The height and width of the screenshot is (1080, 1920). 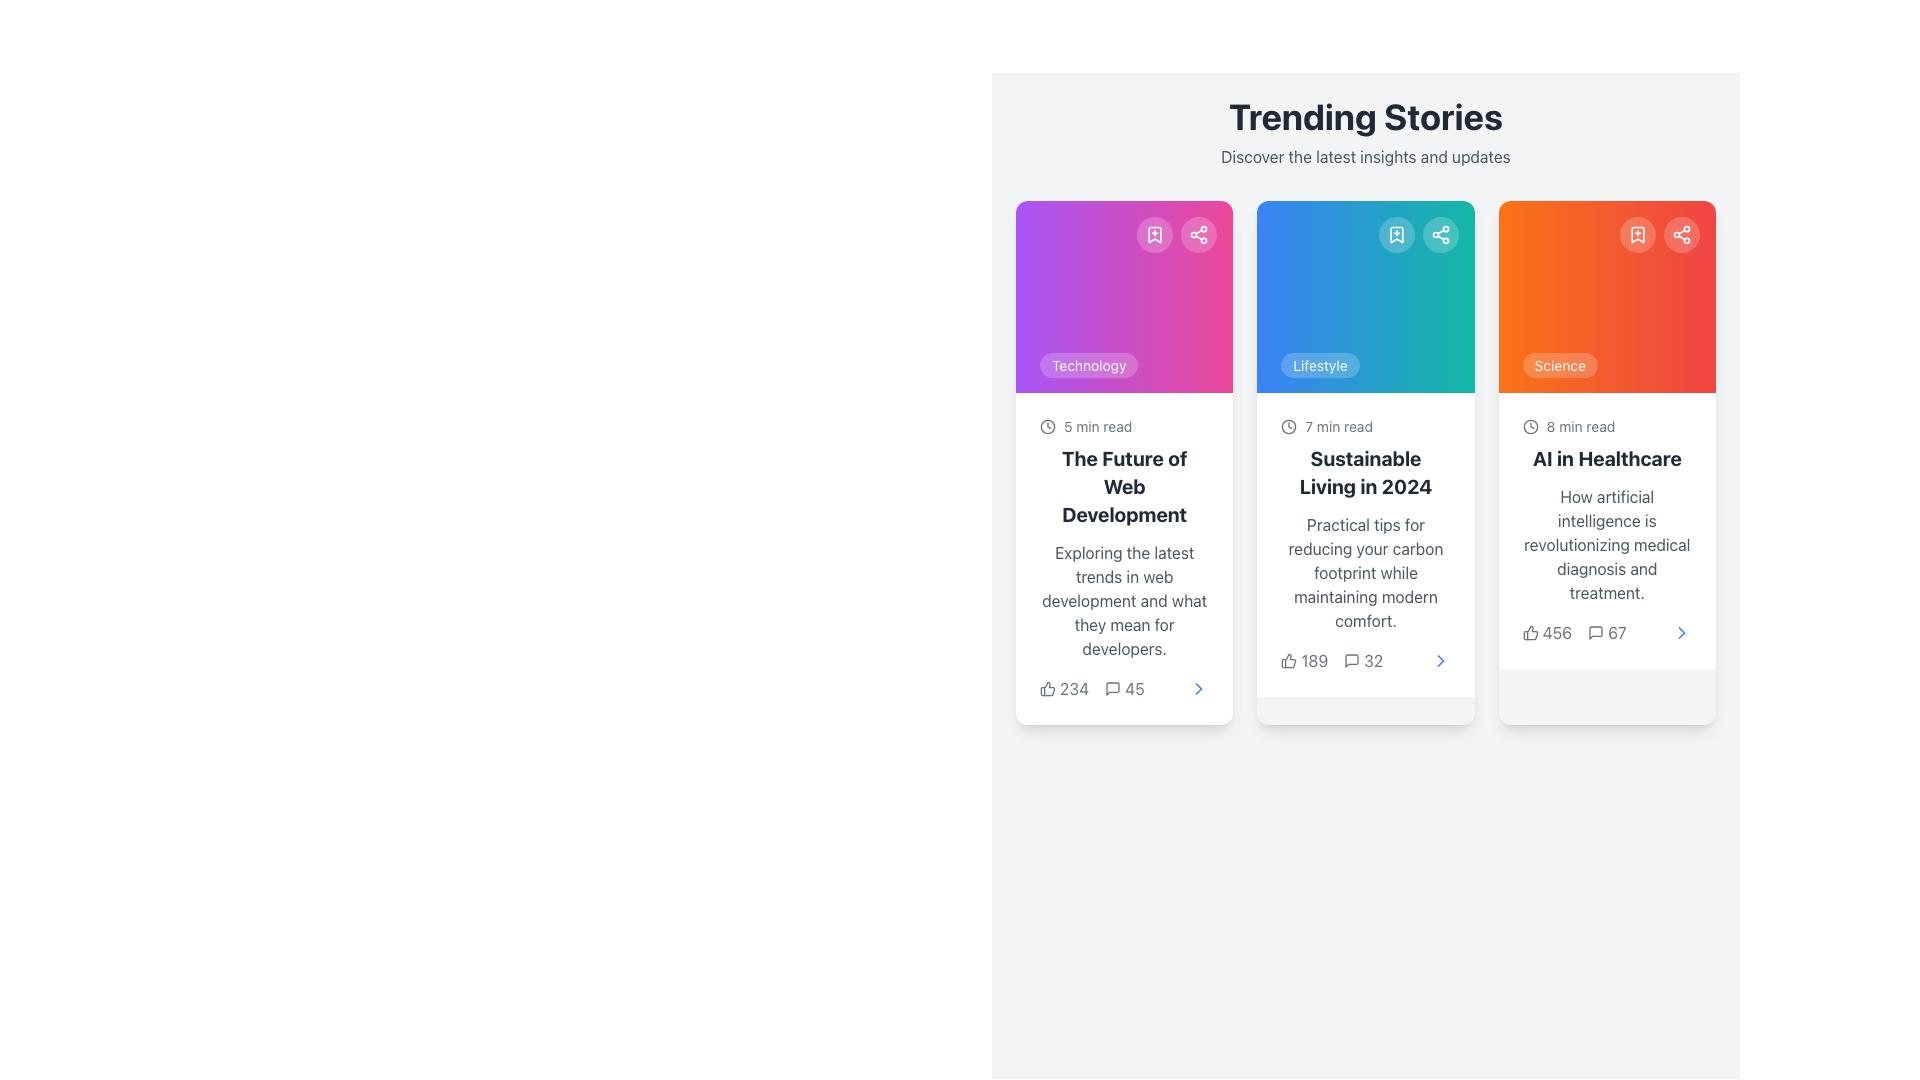 What do you see at coordinates (1320, 365) in the screenshot?
I see `the Pill-shaped label within the second card from the left, which serves as a category identifier for the content of the card titled 'Sustainable Living in 2024'` at bounding box center [1320, 365].